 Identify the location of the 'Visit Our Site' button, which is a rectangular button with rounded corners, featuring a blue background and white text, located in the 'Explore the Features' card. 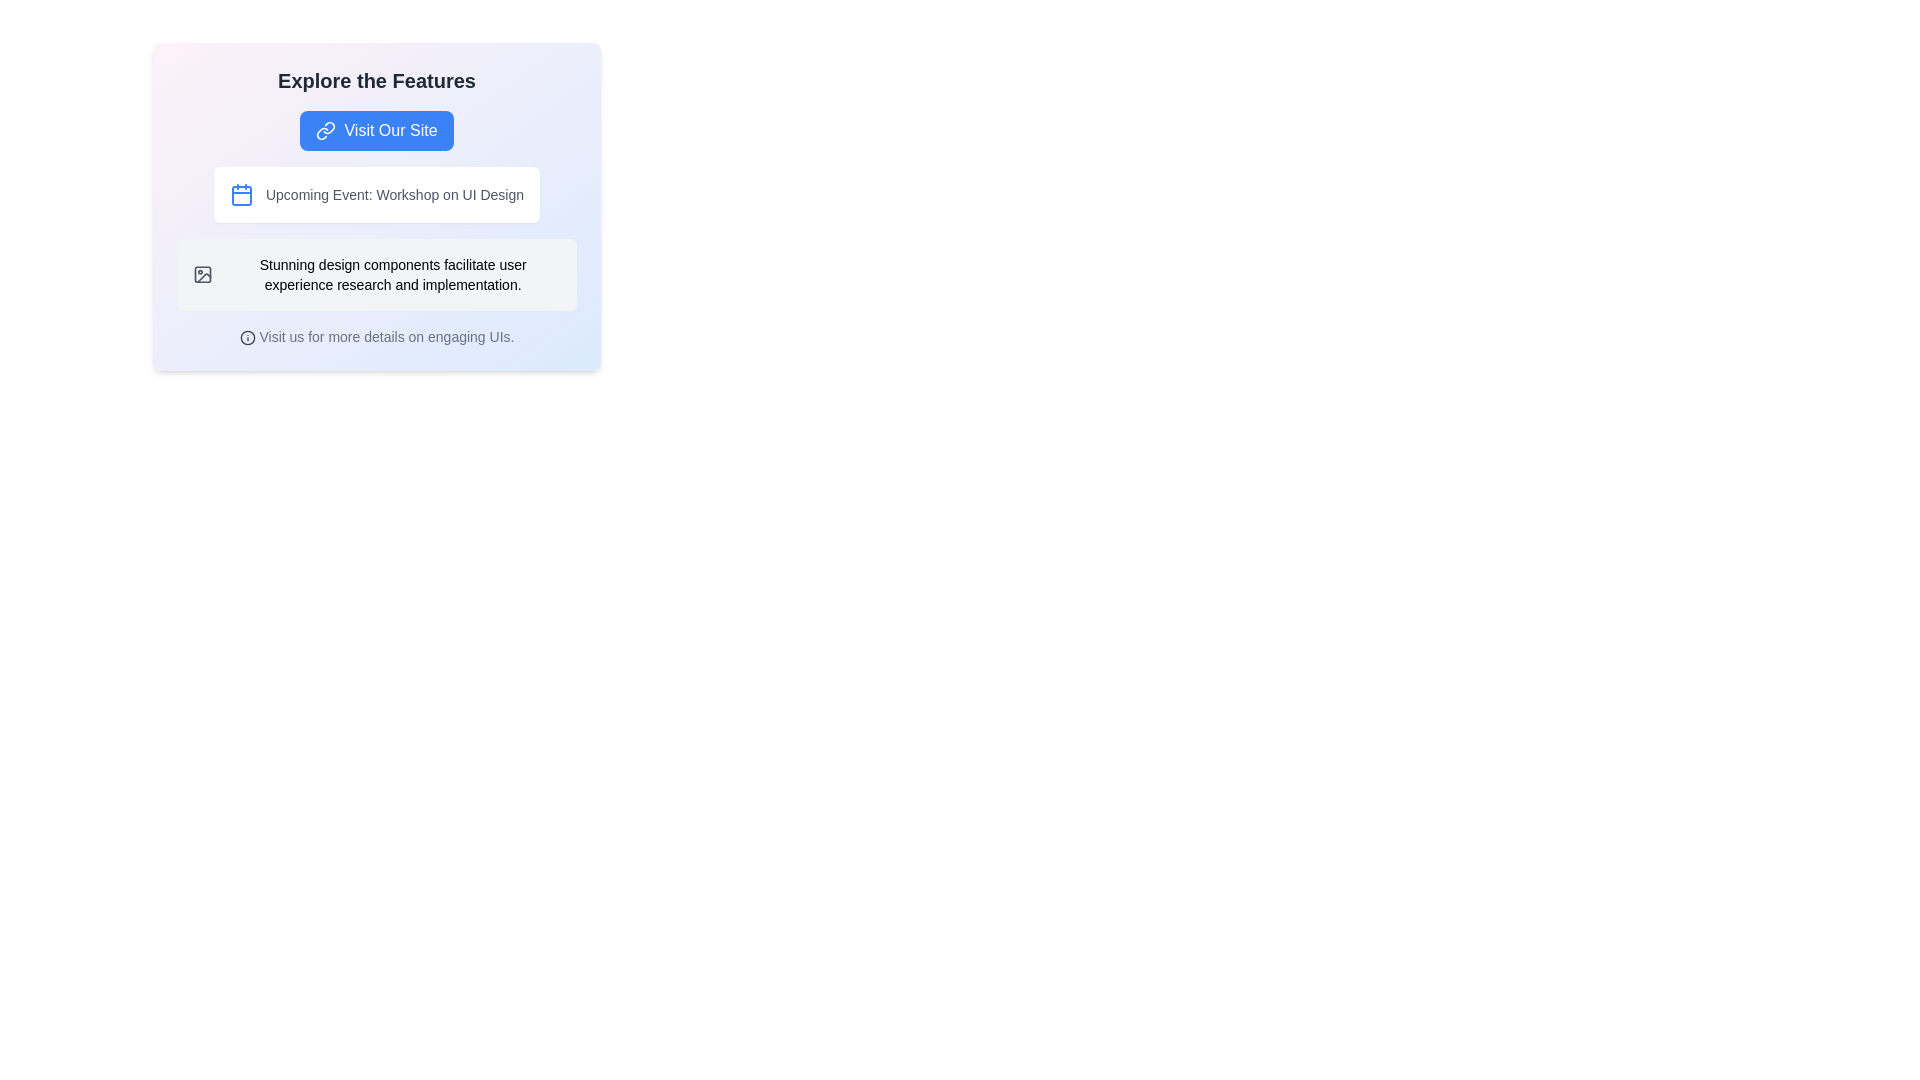
(376, 131).